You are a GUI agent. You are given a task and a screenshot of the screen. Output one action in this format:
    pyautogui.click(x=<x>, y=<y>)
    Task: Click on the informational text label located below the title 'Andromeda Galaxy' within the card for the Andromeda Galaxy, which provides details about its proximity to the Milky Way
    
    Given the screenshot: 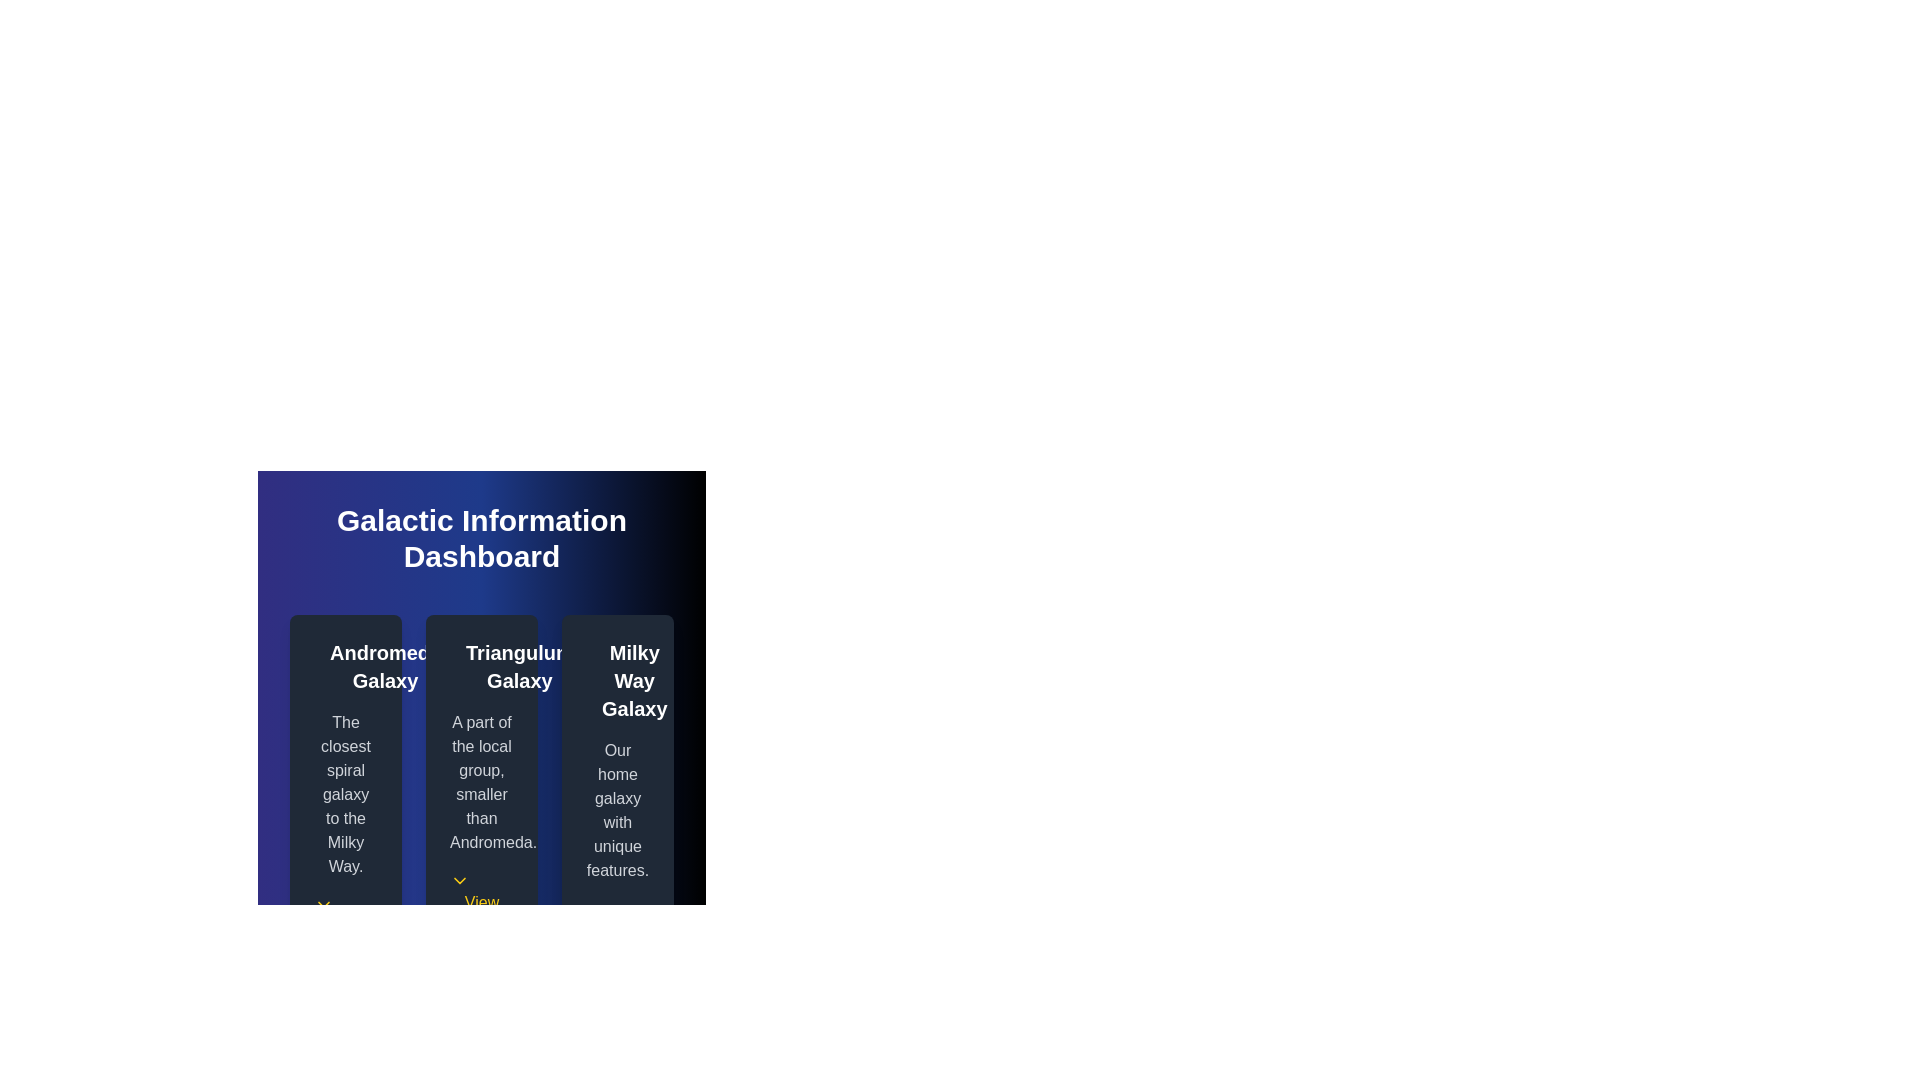 What is the action you would take?
    pyautogui.click(x=345, y=793)
    